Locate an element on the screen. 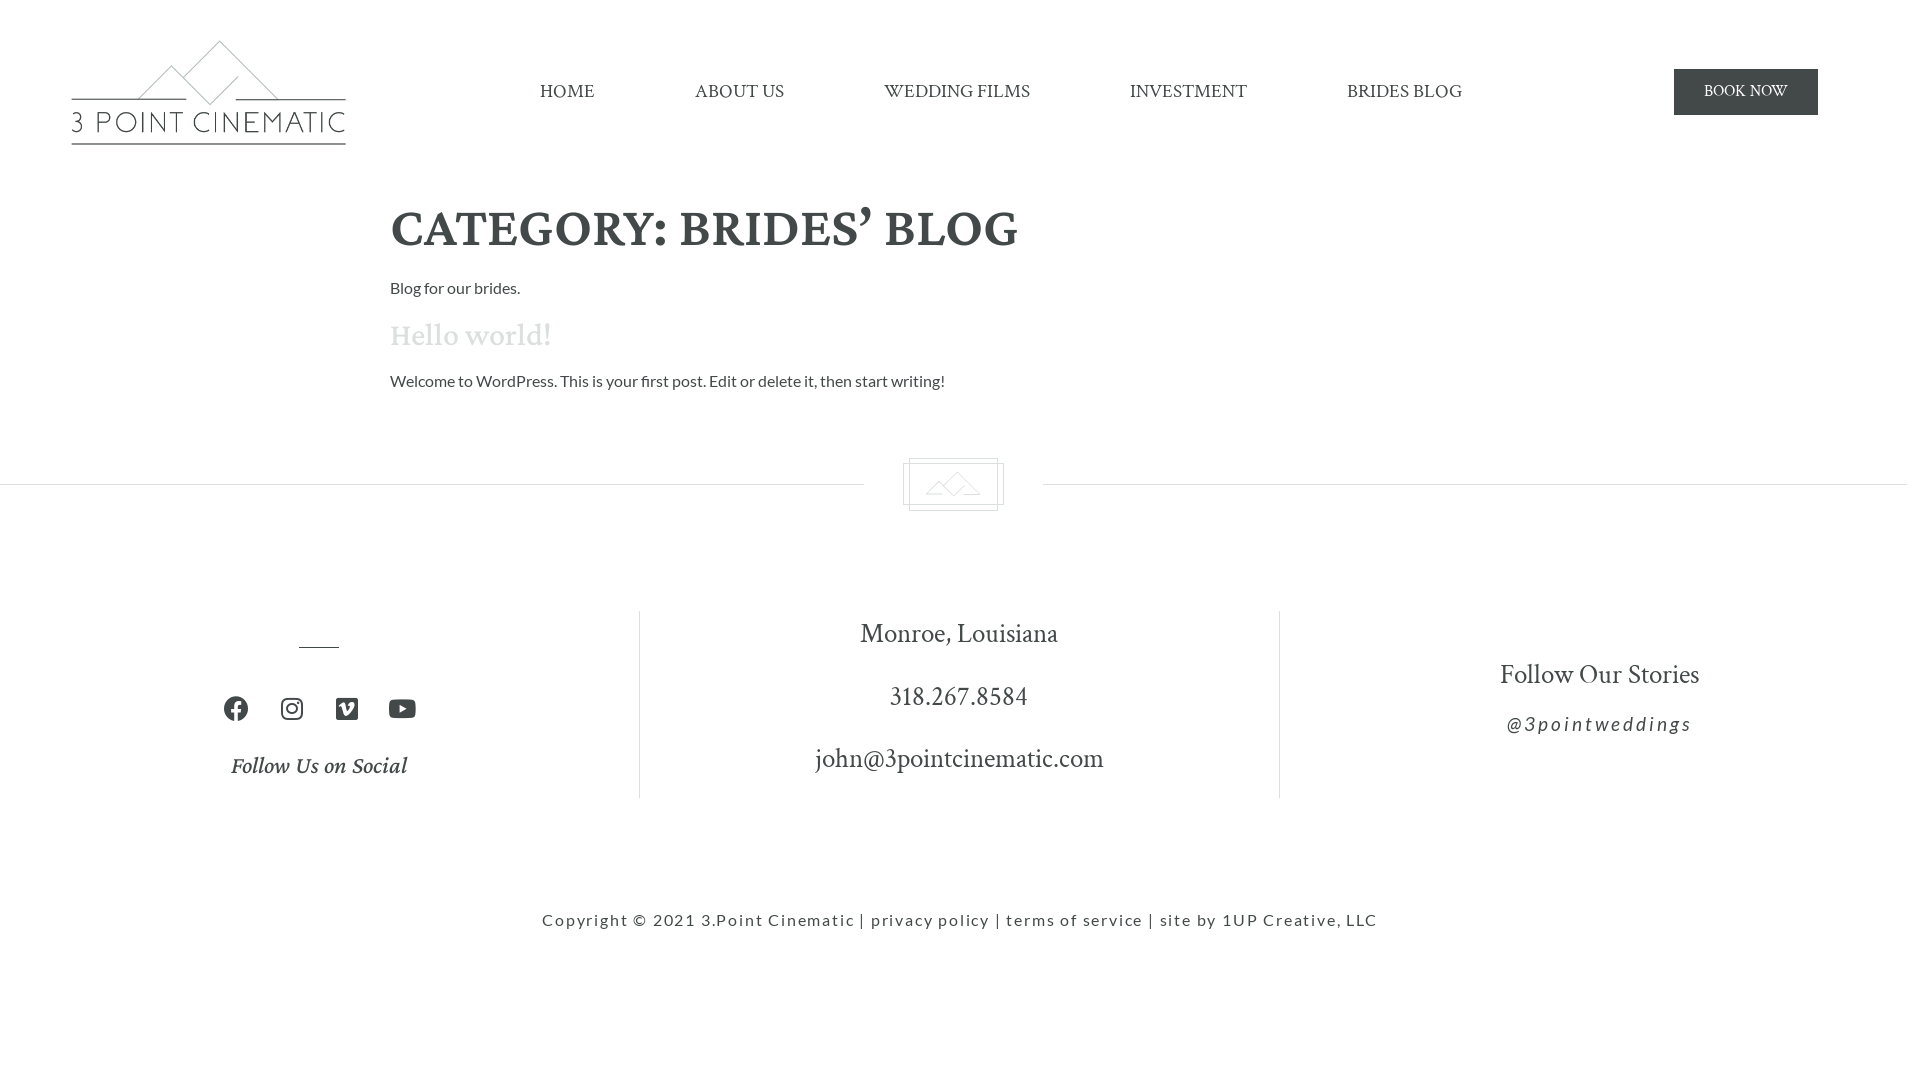 Image resolution: width=1920 pixels, height=1080 pixels. 'INVESTMENT' is located at coordinates (1188, 92).